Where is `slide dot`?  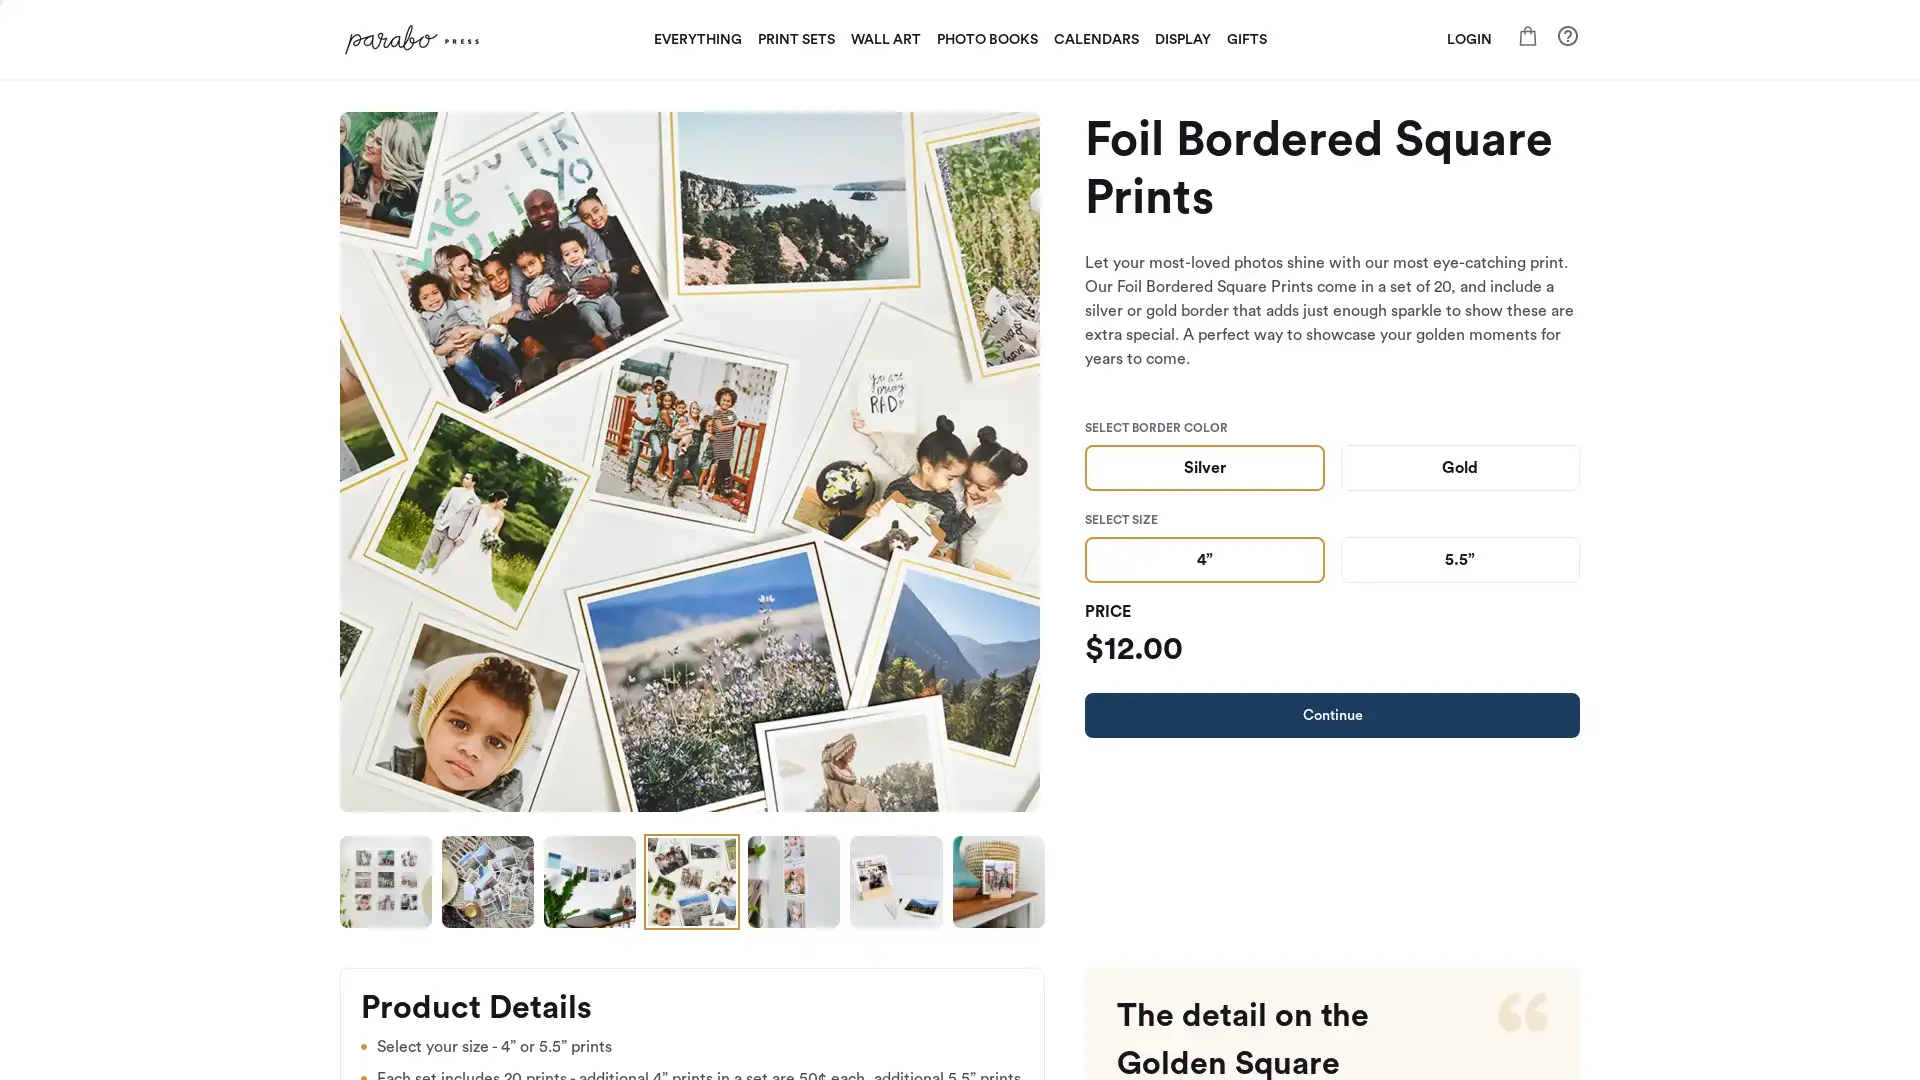 slide dot is located at coordinates (792, 881).